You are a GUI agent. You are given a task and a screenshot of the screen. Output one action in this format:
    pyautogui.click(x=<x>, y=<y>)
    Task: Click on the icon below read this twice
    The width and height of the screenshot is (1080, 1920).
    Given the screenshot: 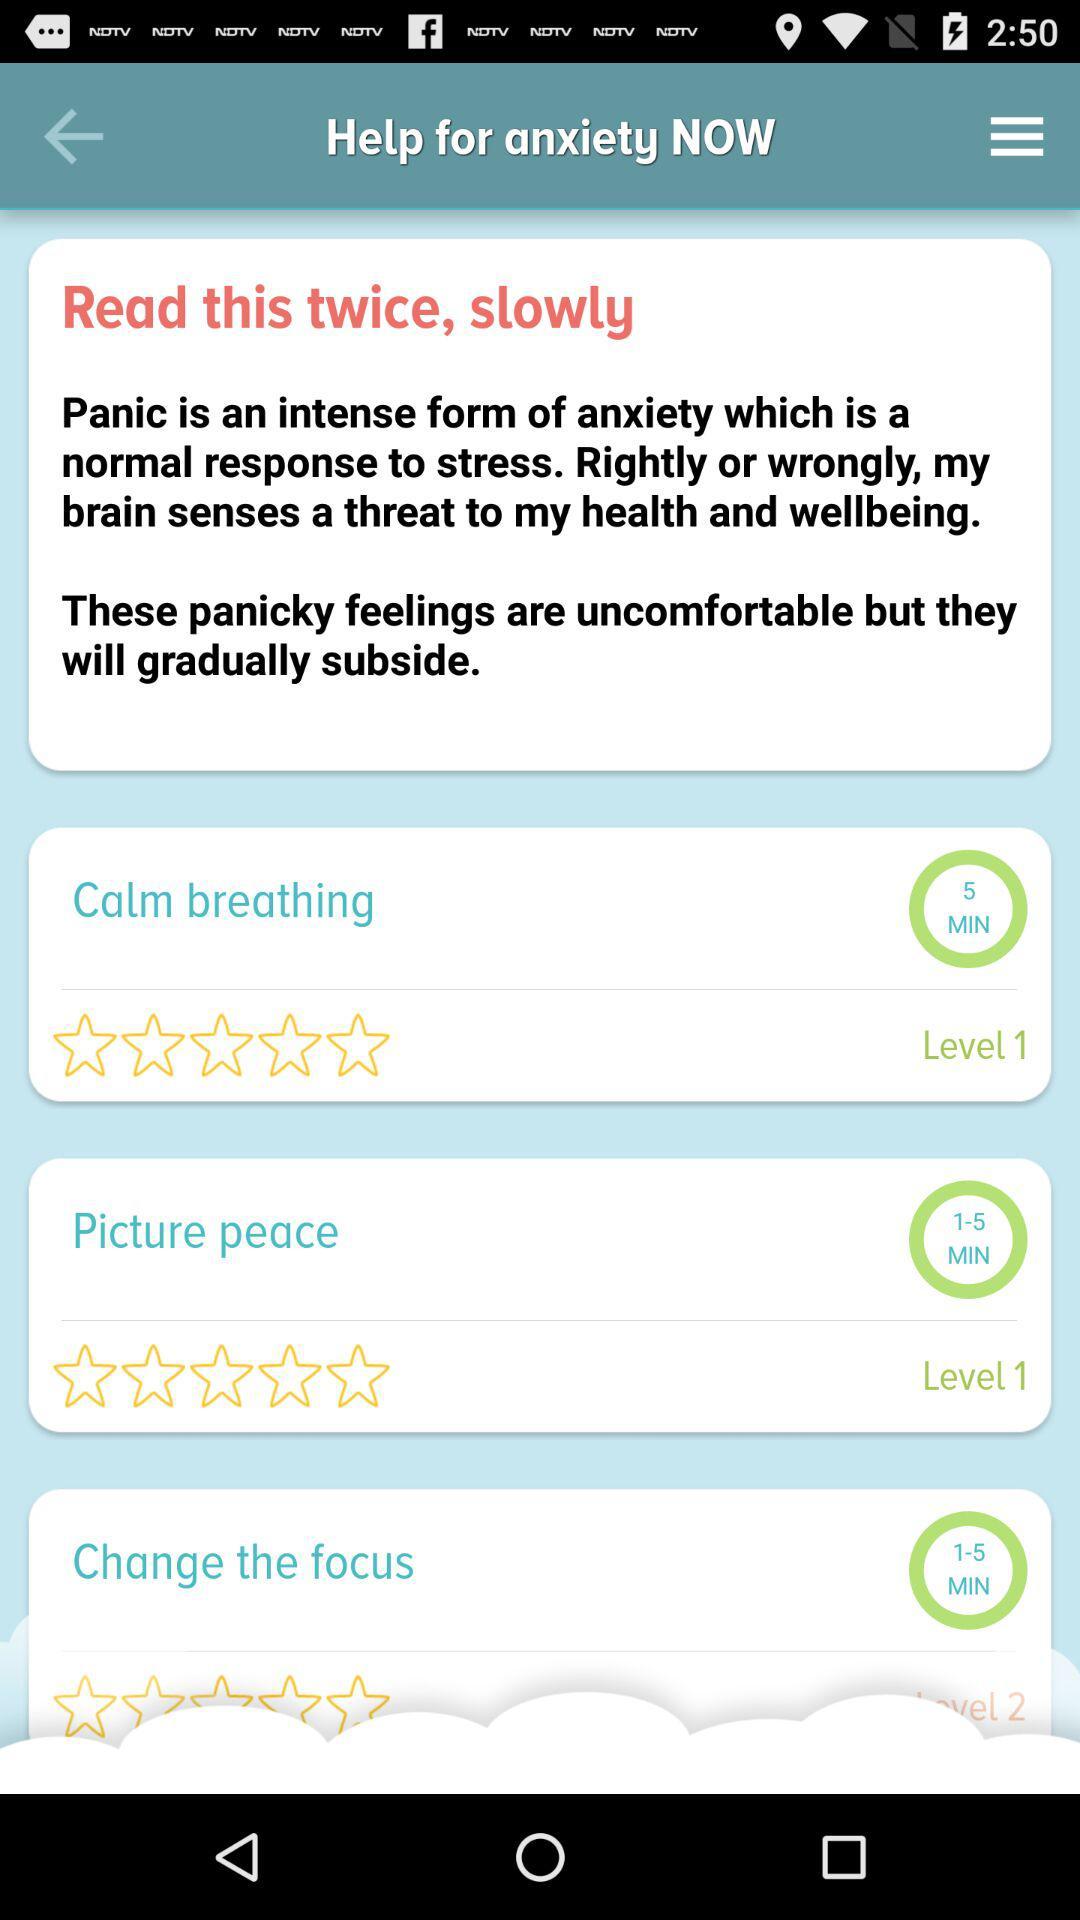 What is the action you would take?
    pyautogui.click(x=540, y=560)
    